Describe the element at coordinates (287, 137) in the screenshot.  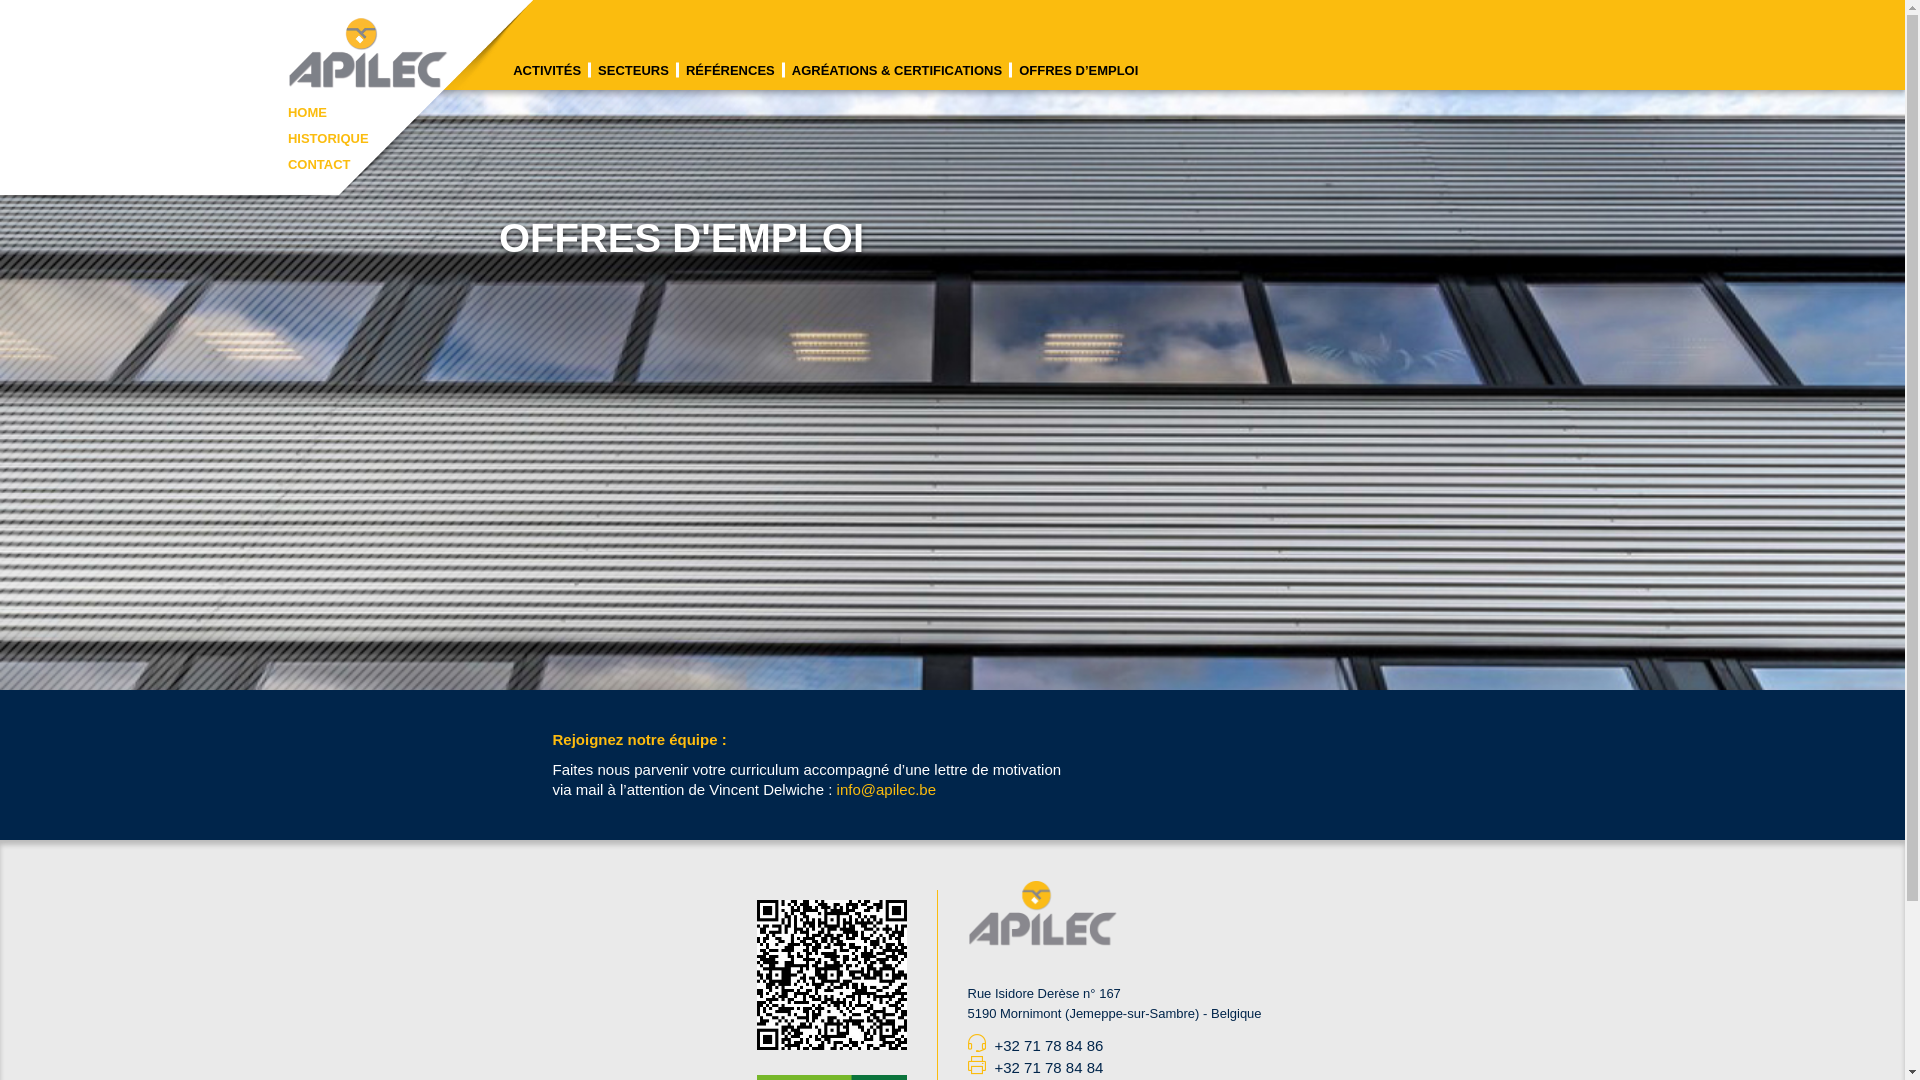
I see `'HISTORIQUE'` at that location.